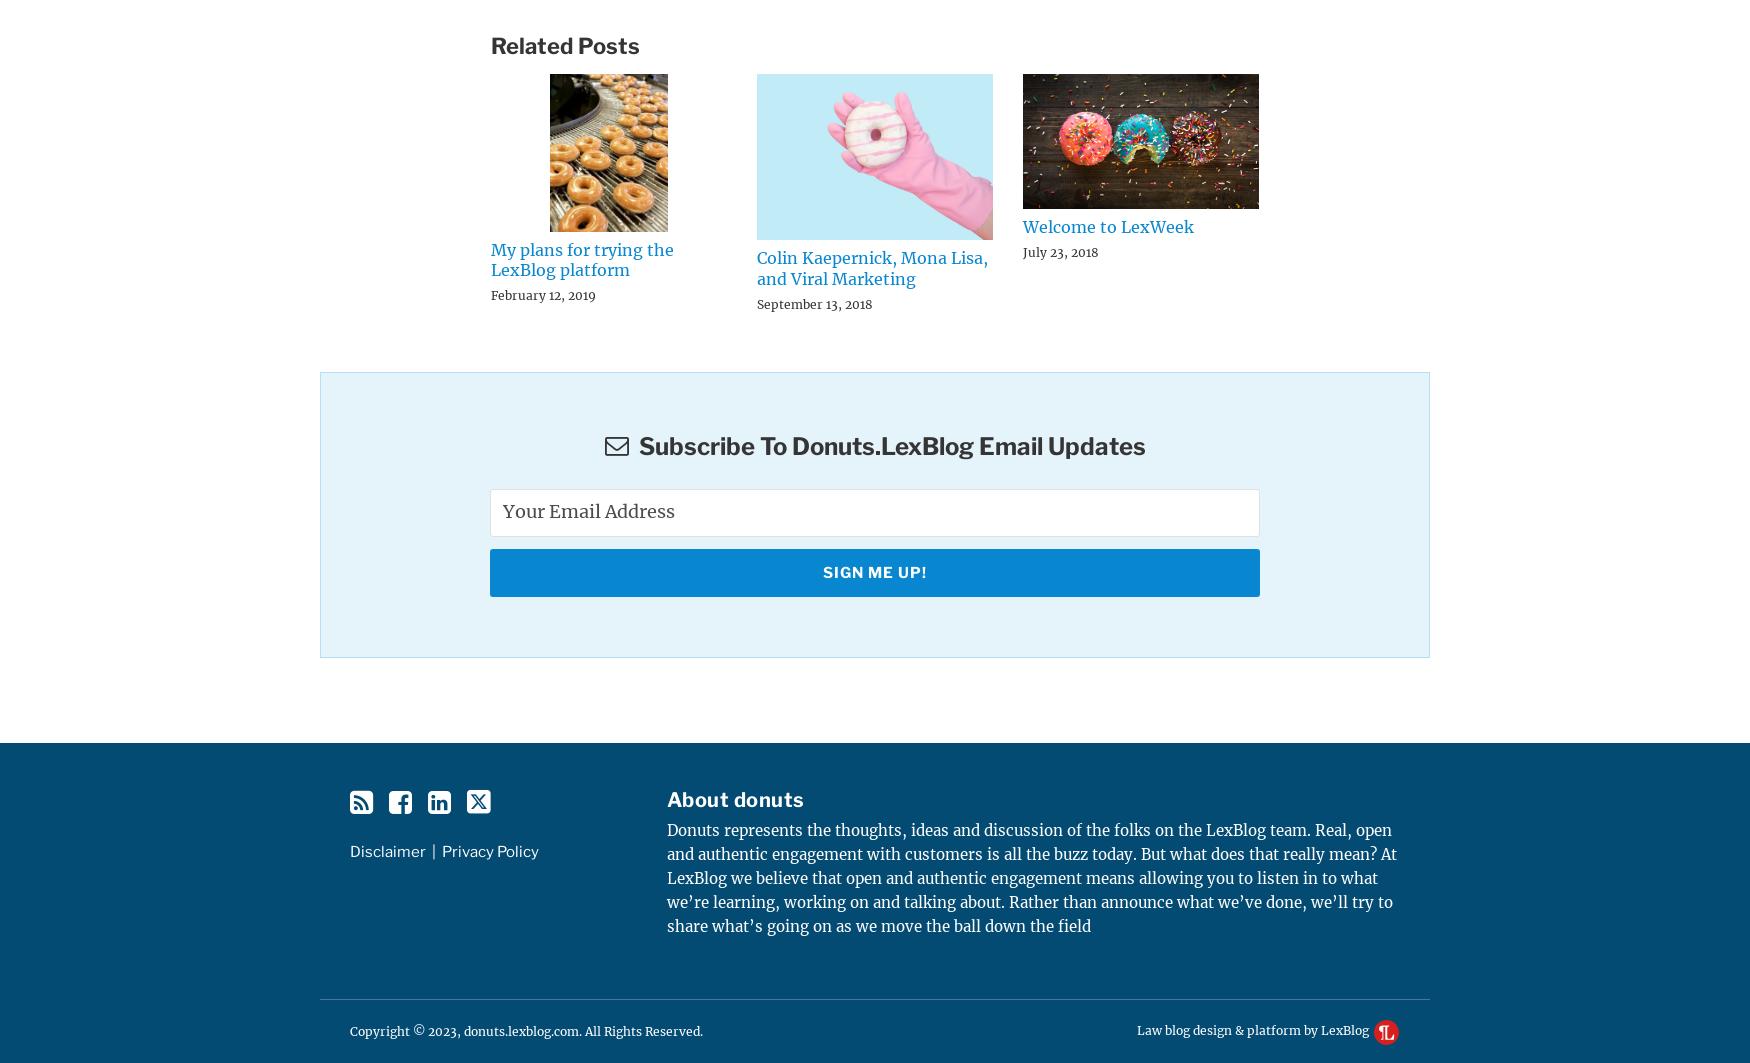 The height and width of the screenshot is (1063, 1750). Describe the element at coordinates (490, 850) in the screenshot. I see `'Privacy Policy'` at that location.